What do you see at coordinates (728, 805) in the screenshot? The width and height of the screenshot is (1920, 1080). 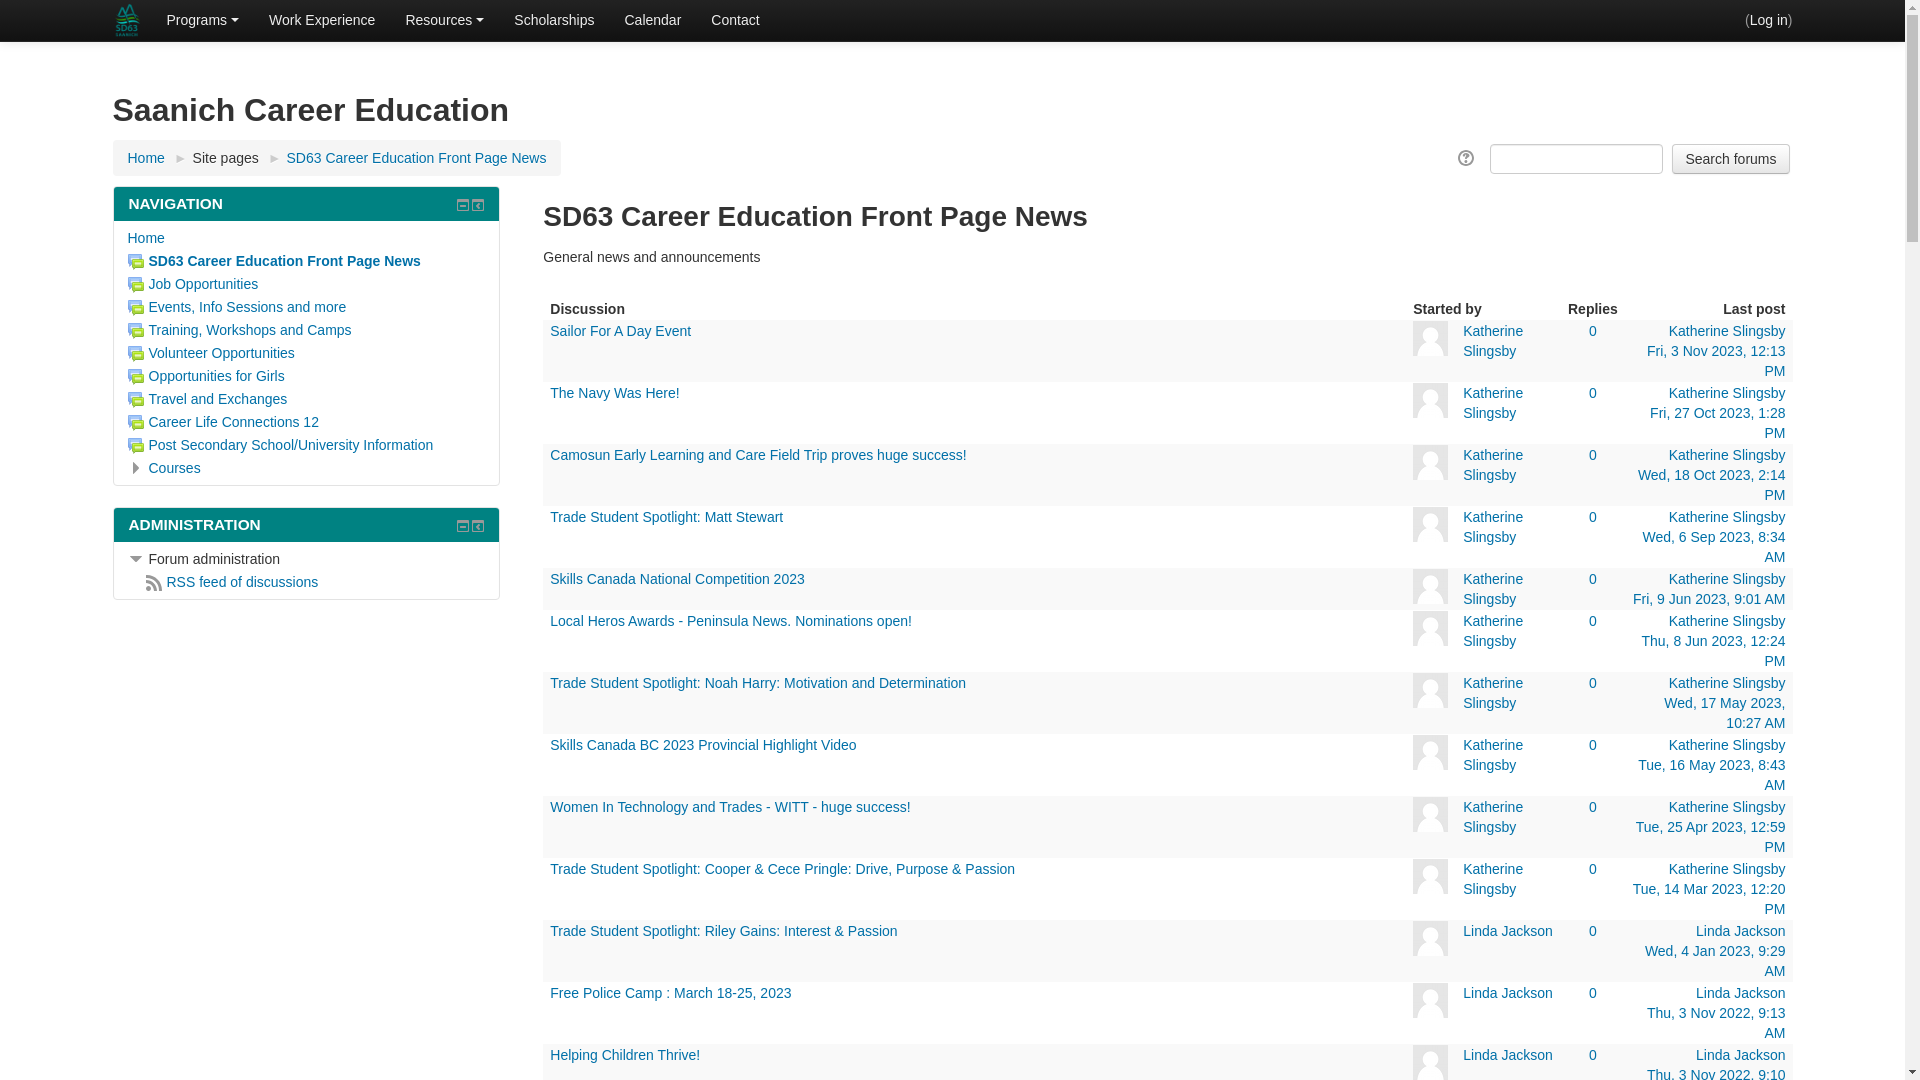 I see `'Women In Technology and Trades - WITT - huge success!'` at bounding box center [728, 805].